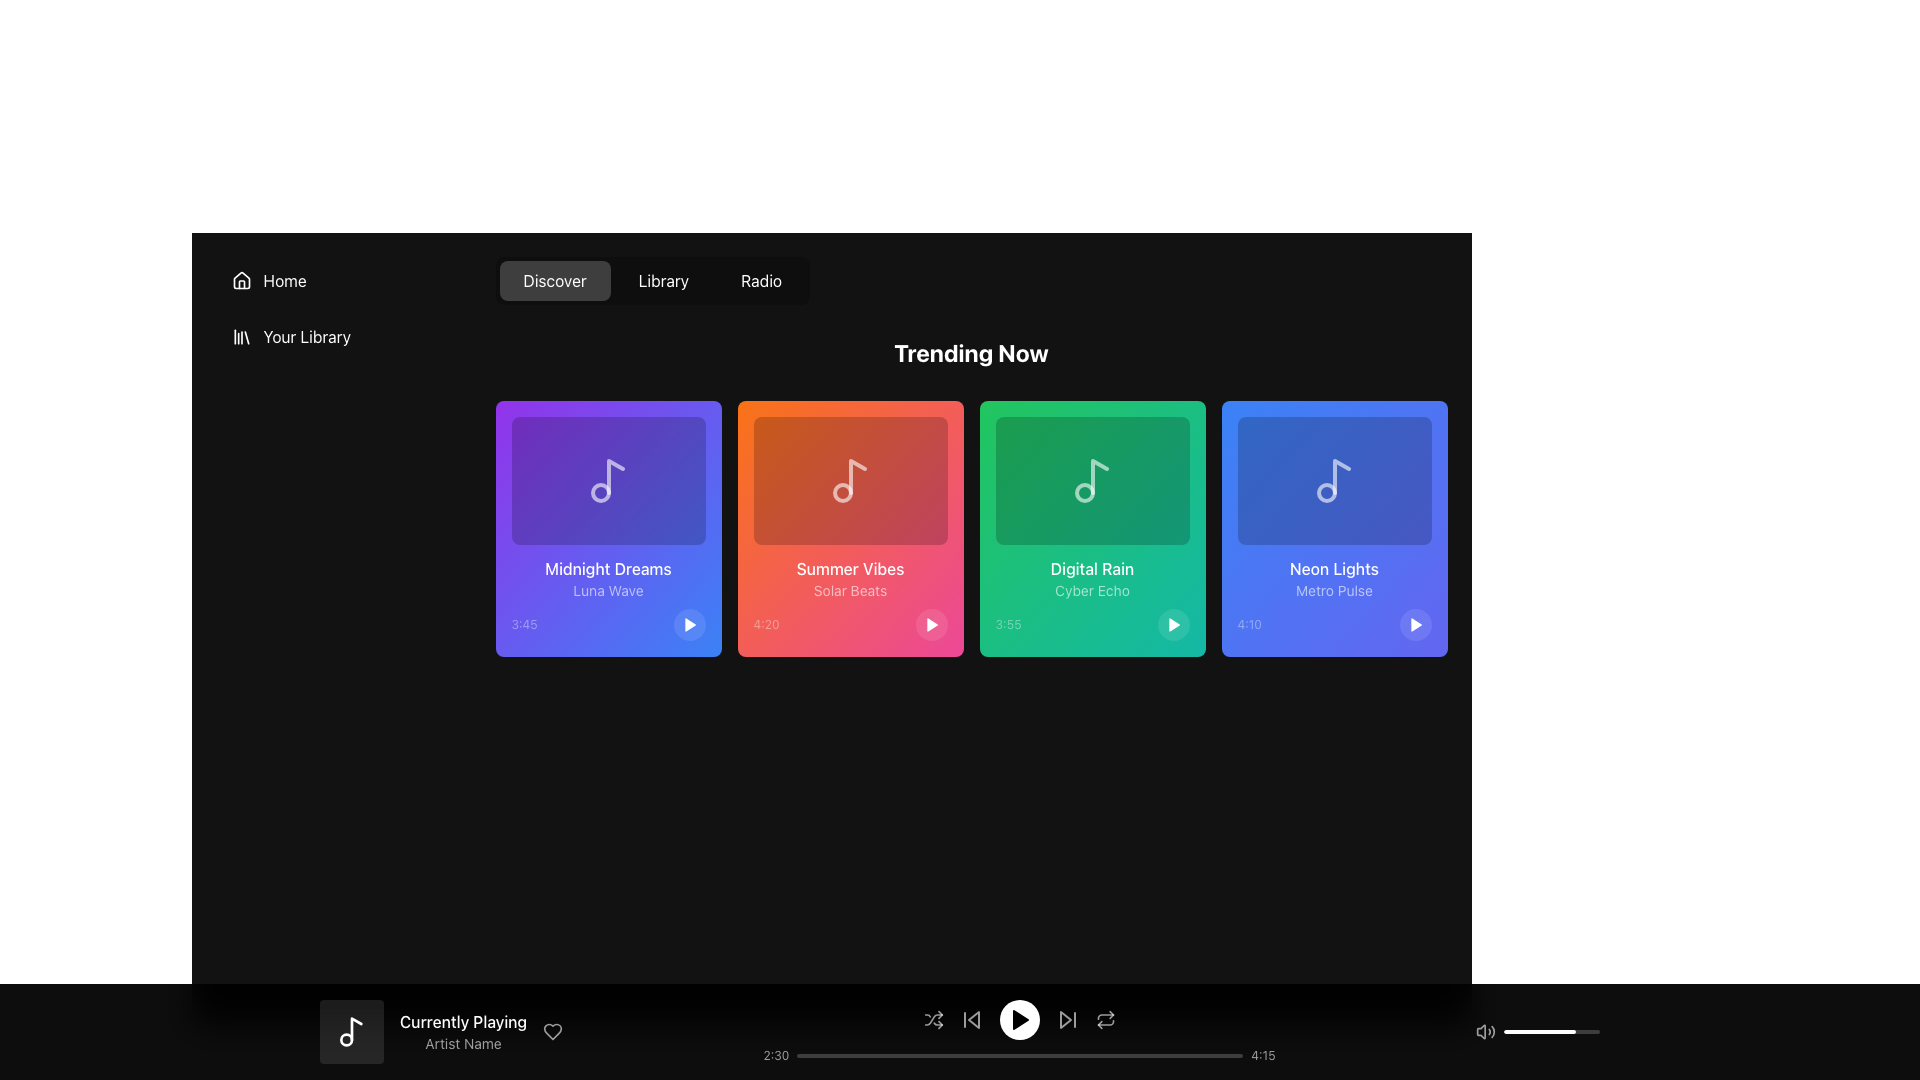  What do you see at coordinates (553, 1032) in the screenshot?
I see `the heart-shaped icon outlined in white, which serves as a 'like' or 'favorite' button located to the right of 'Currently Playing' and 'Artist Name', and slightly to the left of the player controls, to like or unlike` at bounding box center [553, 1032].